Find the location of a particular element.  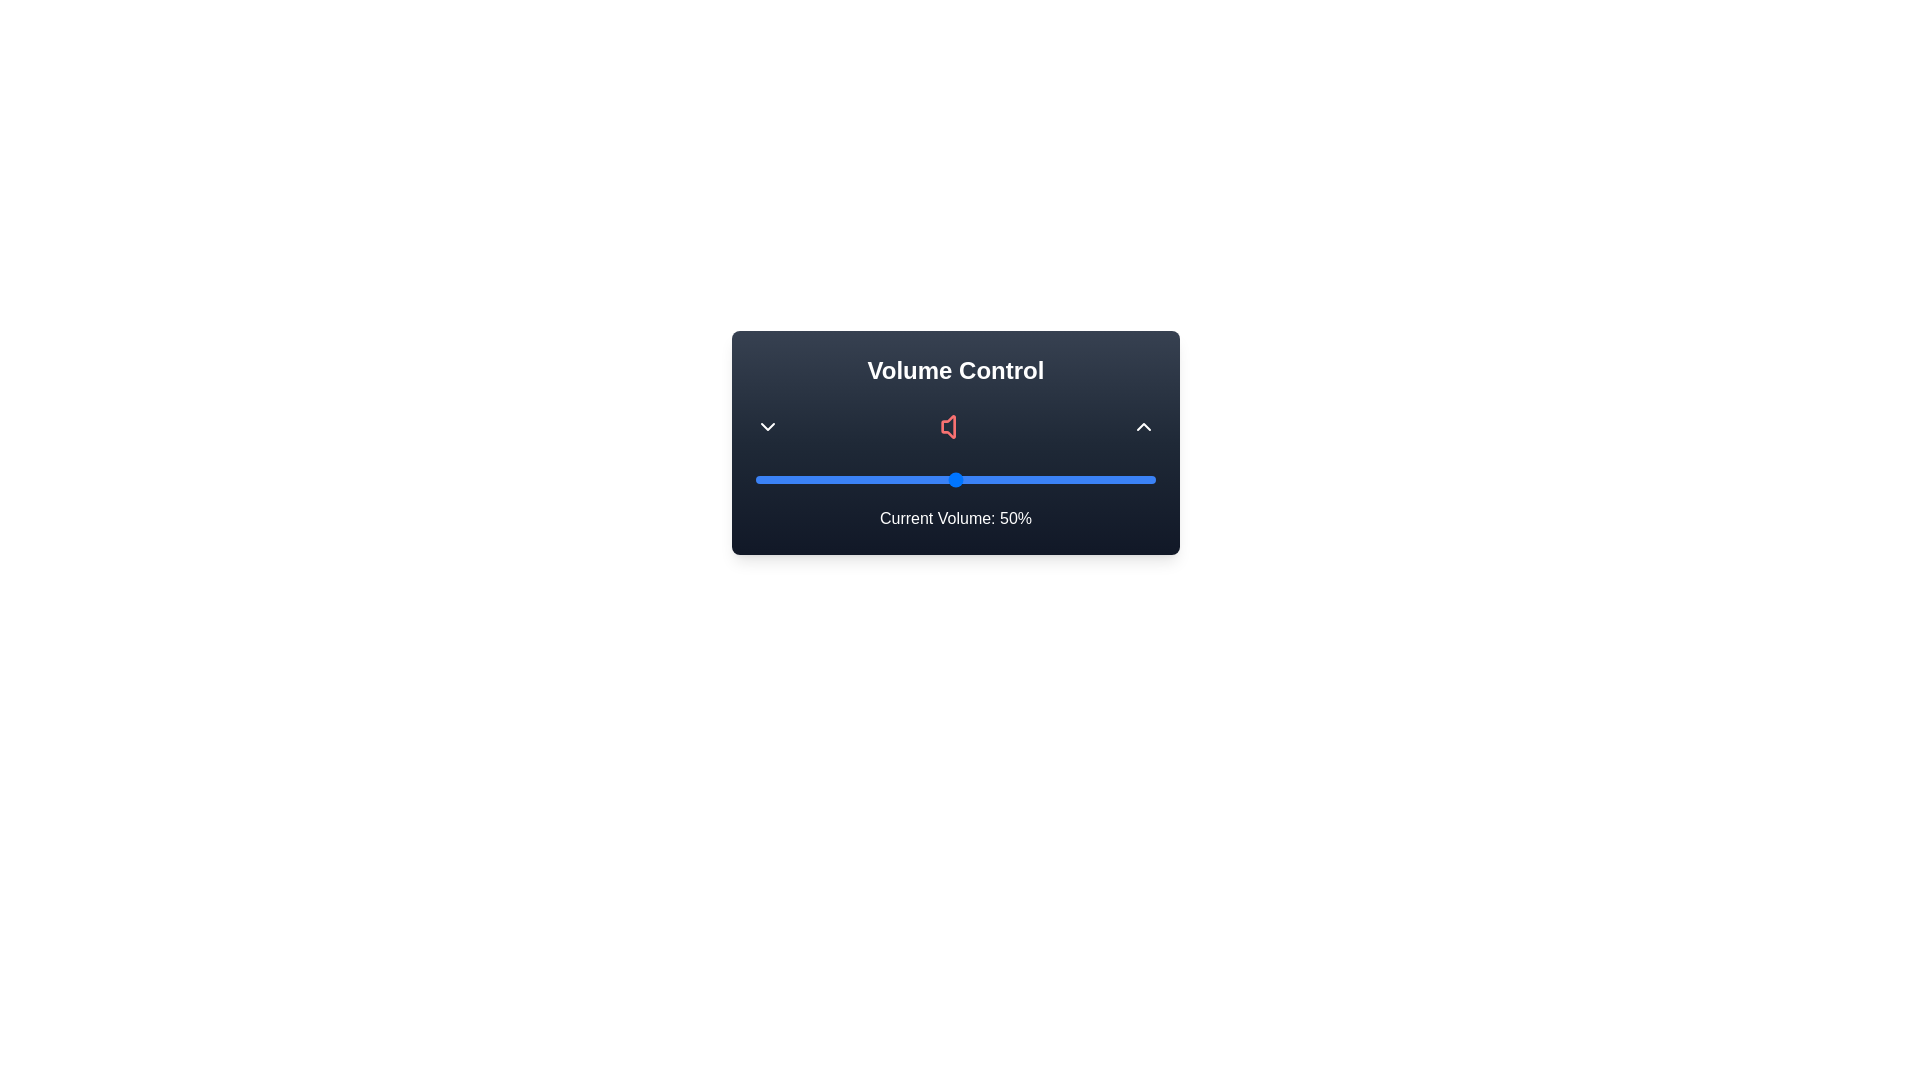

the volume slider to 59% is located at coordinates (992, 479).